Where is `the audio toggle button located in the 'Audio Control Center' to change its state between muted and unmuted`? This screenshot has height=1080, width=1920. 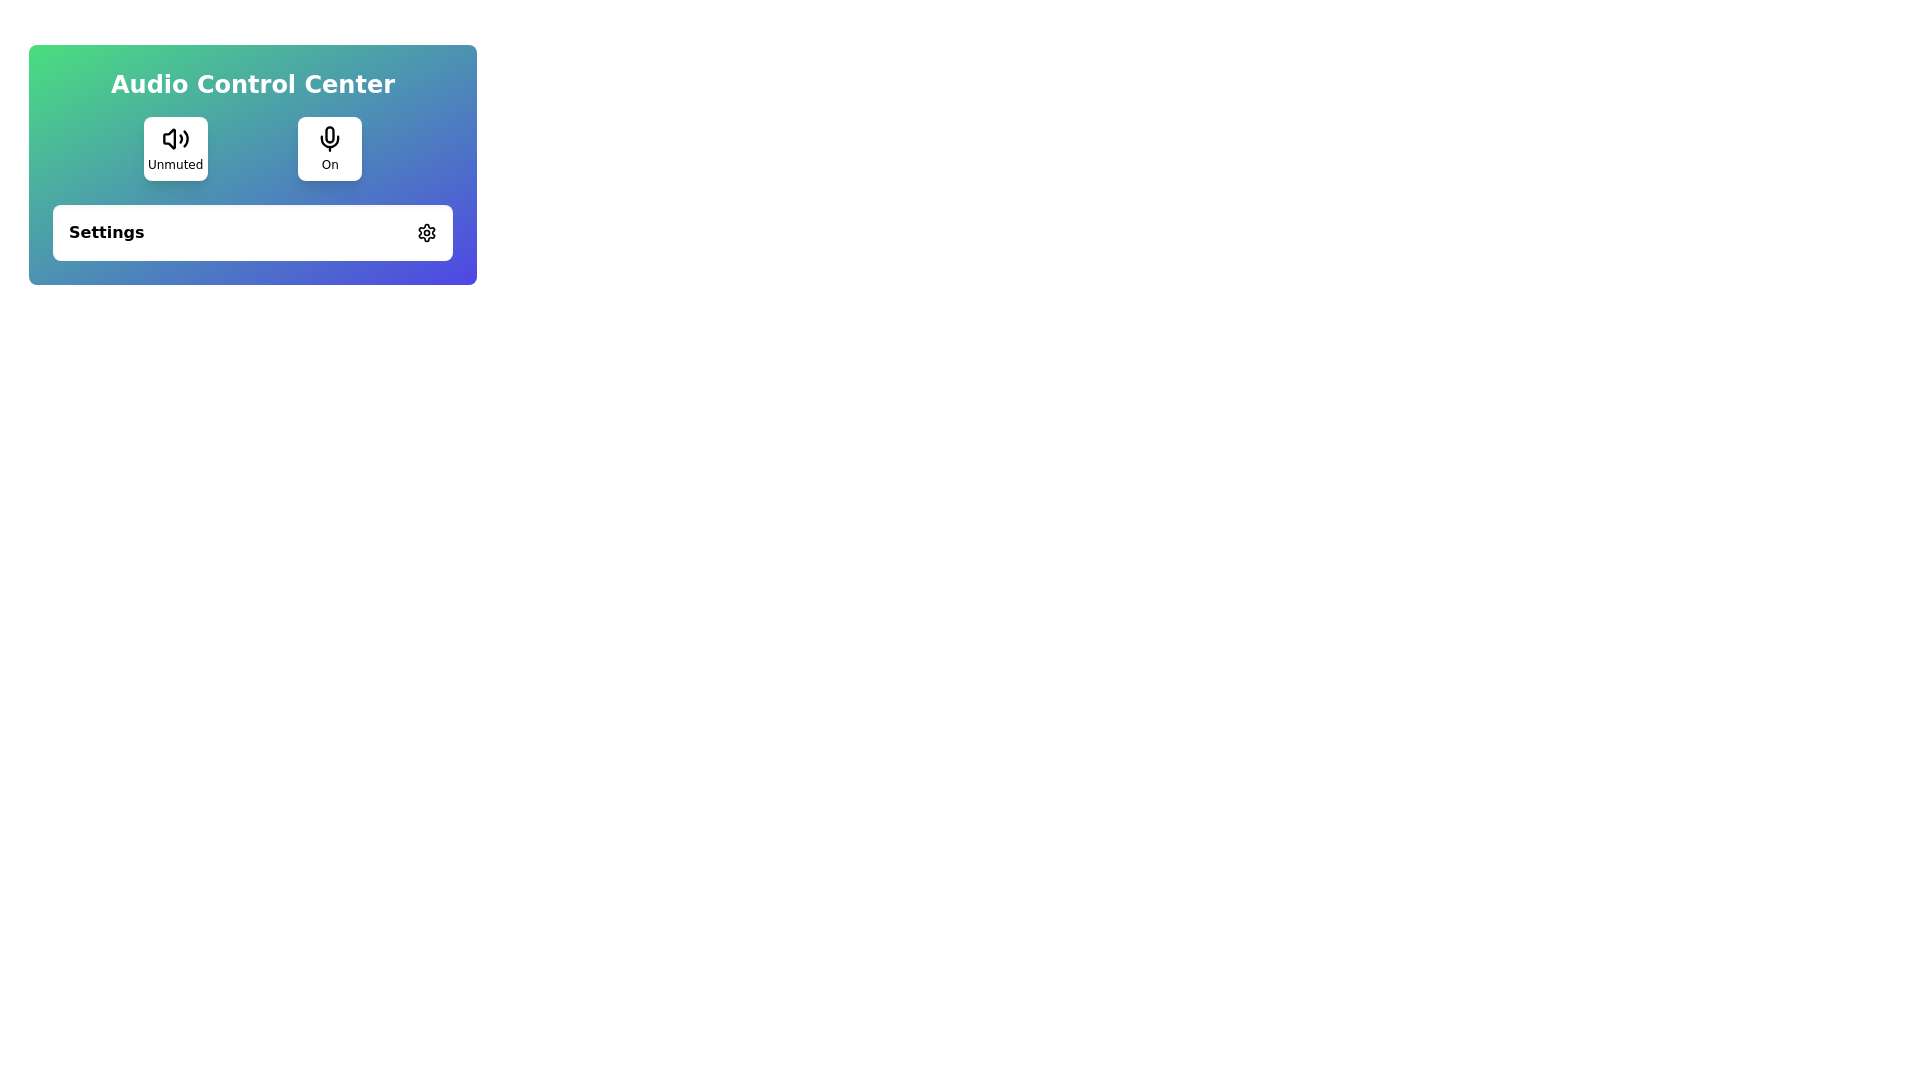 the audio toggle button located in the 'Audio Control Center' to change its state between muted and unmuted is located at coordinates (175, 148).